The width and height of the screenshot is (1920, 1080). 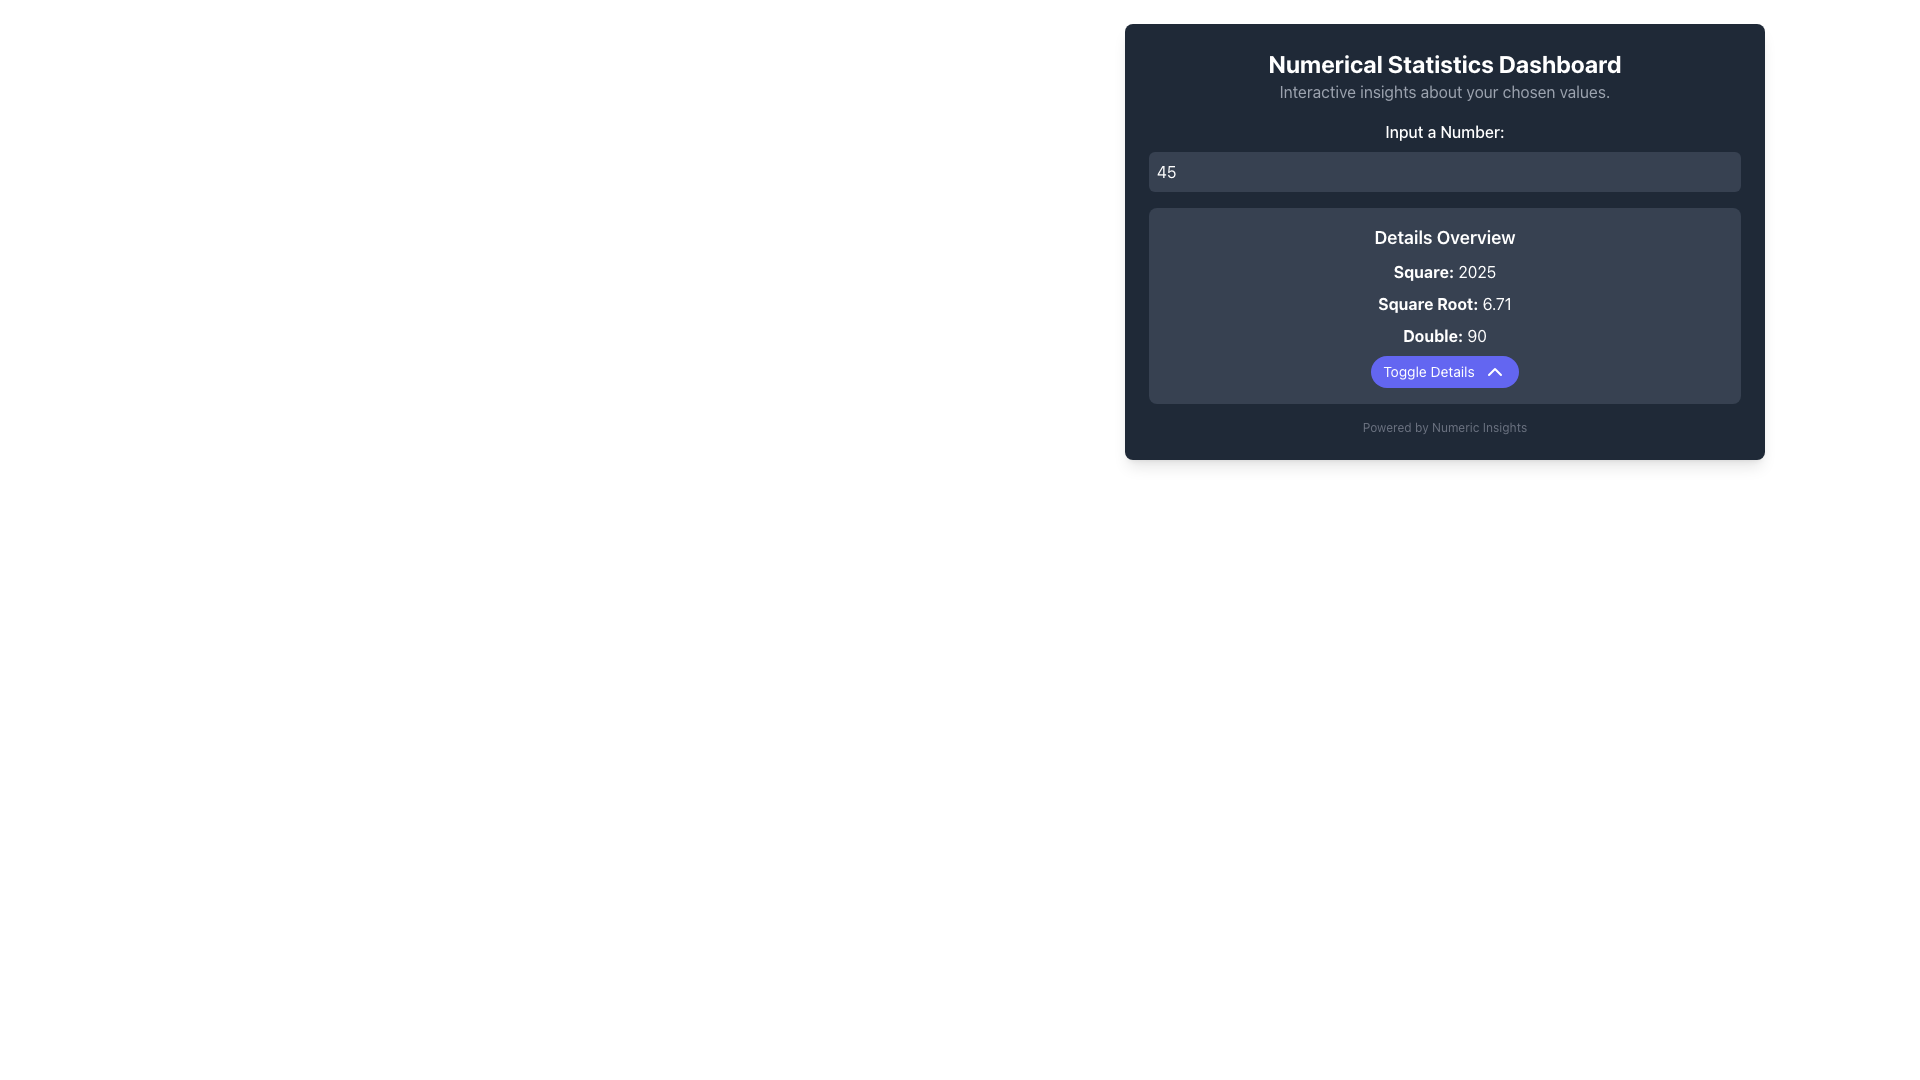 I want to click on the chevron arrow icon located on the right side of the 'Toggle Details' button, so click(x=1494, y=371).